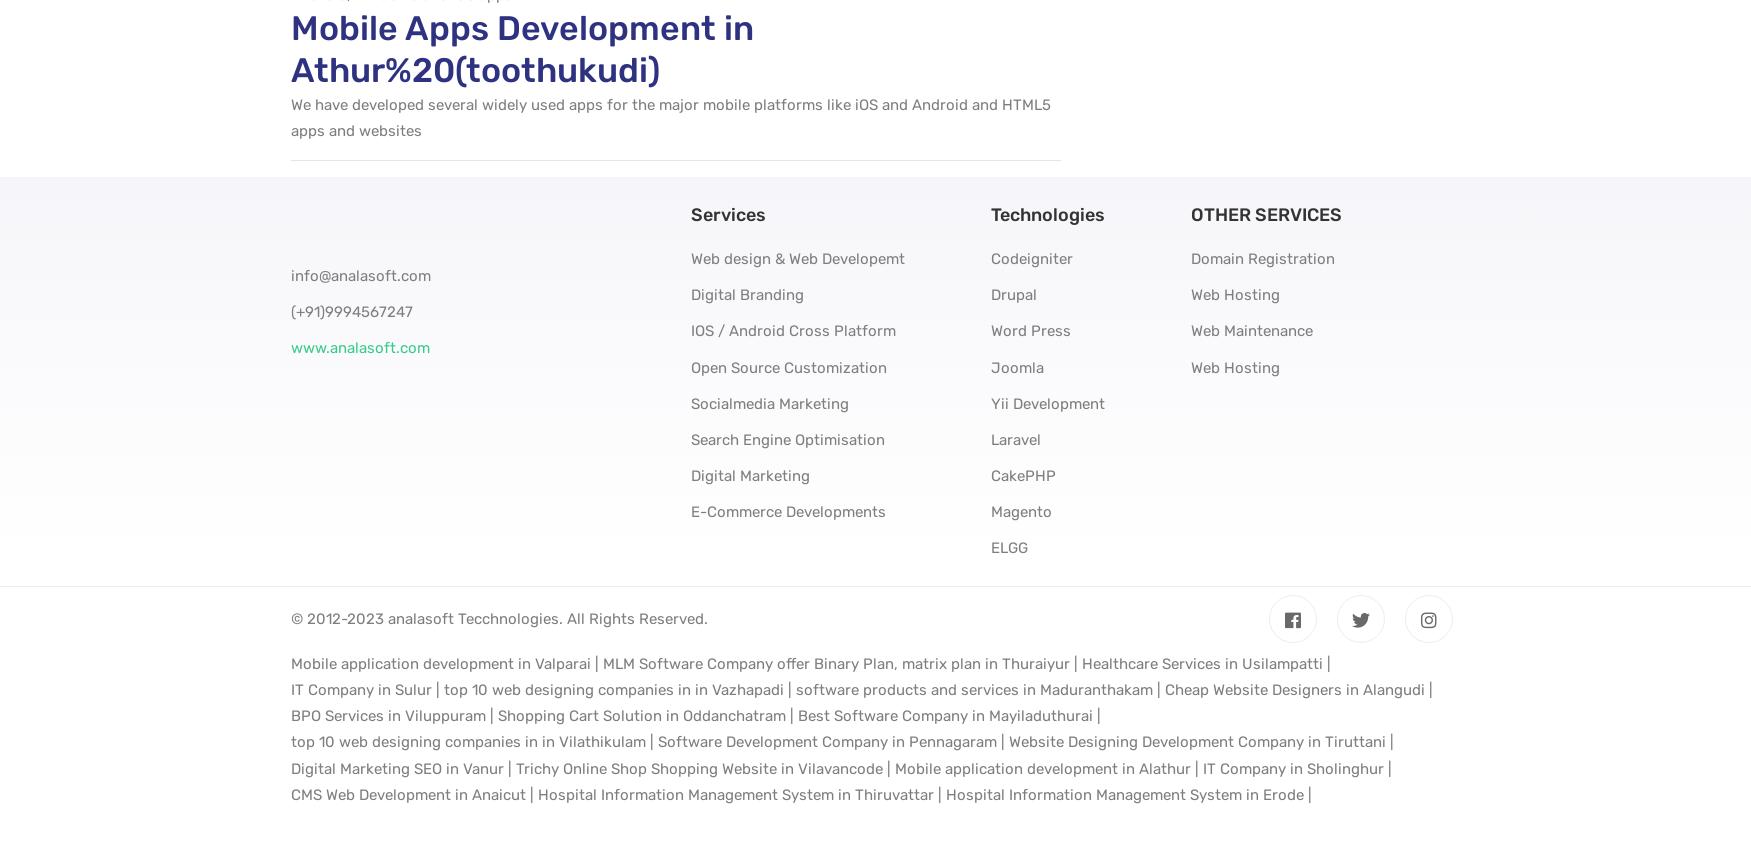 This screenshot has width=1751, height=860. Describe the element at coordinates (690, 331) in the screenshot. I see `'IOS / Android Cross Platform'` at that location.